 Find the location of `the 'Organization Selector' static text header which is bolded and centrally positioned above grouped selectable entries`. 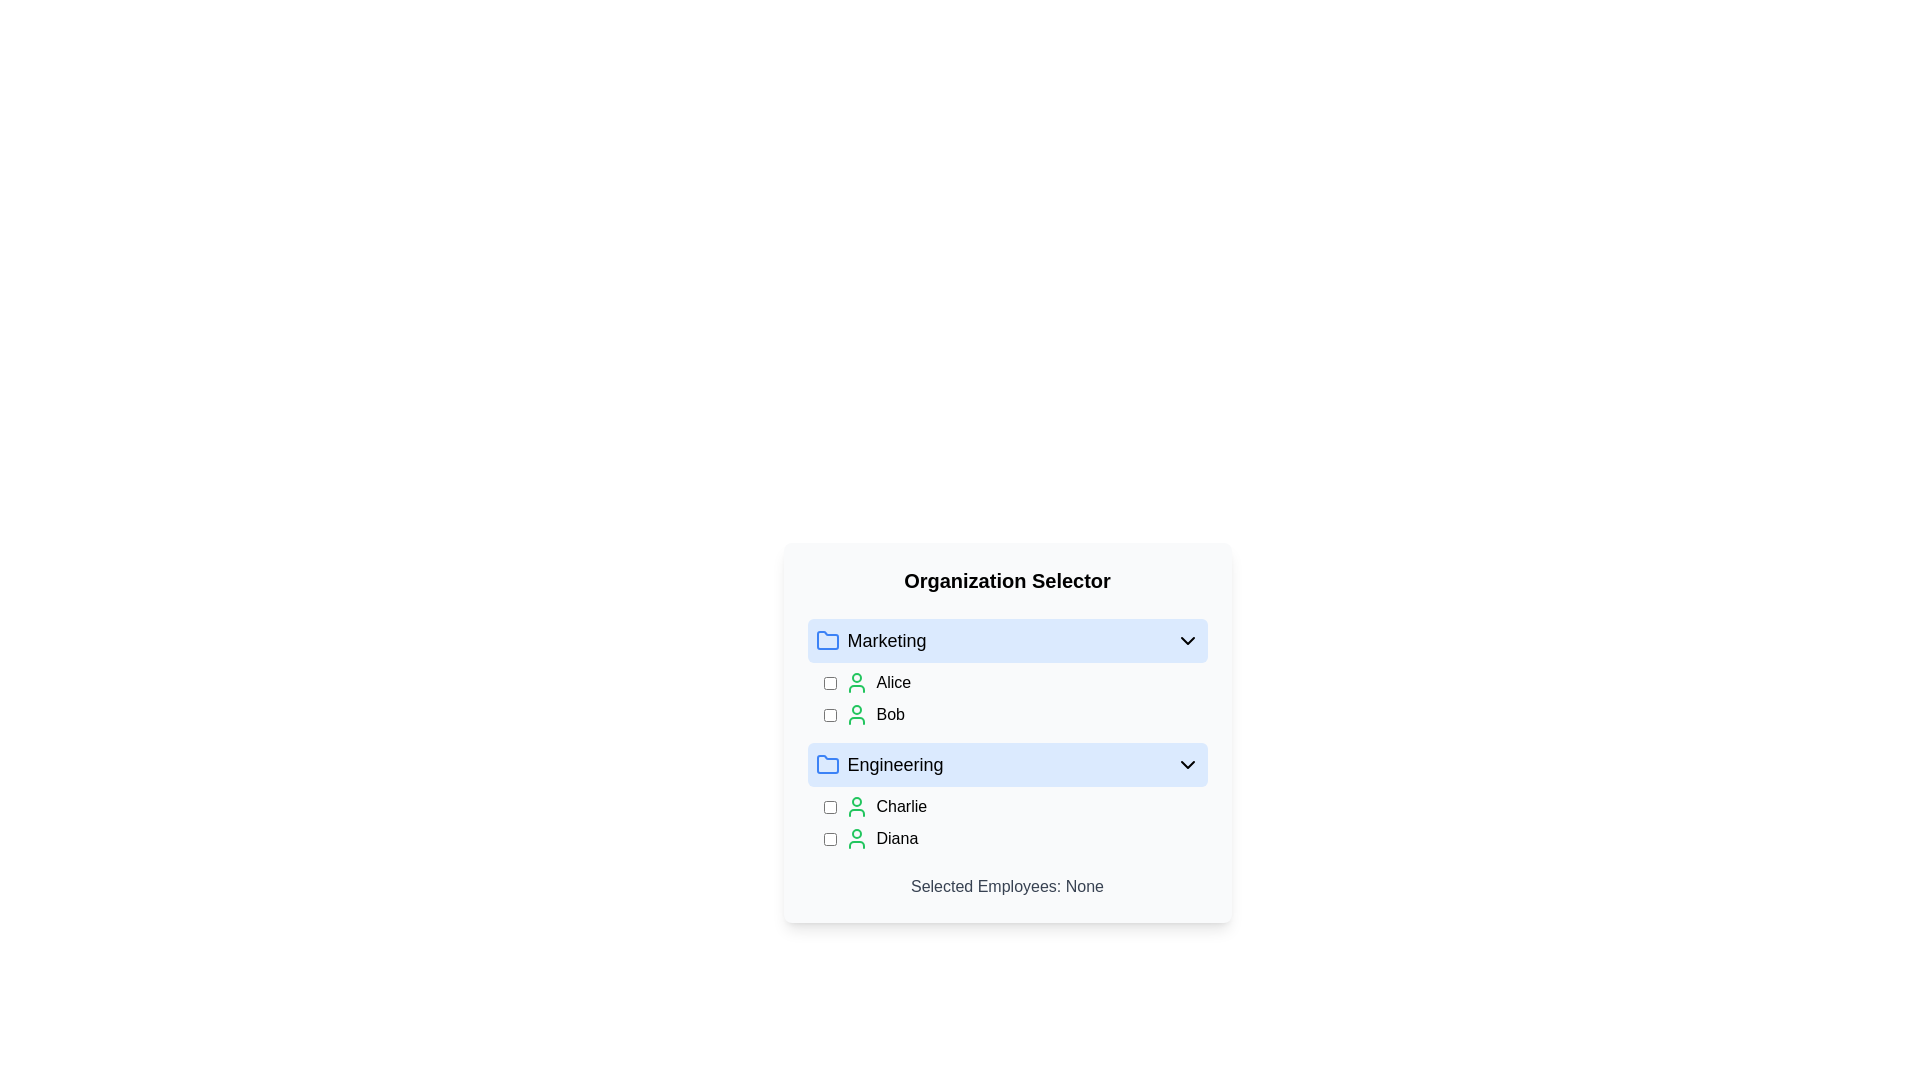

the 'Organization Selector' static text header which is bolded and centrally positioned above grouped selectable entries is located at coordinates (1007, 581).